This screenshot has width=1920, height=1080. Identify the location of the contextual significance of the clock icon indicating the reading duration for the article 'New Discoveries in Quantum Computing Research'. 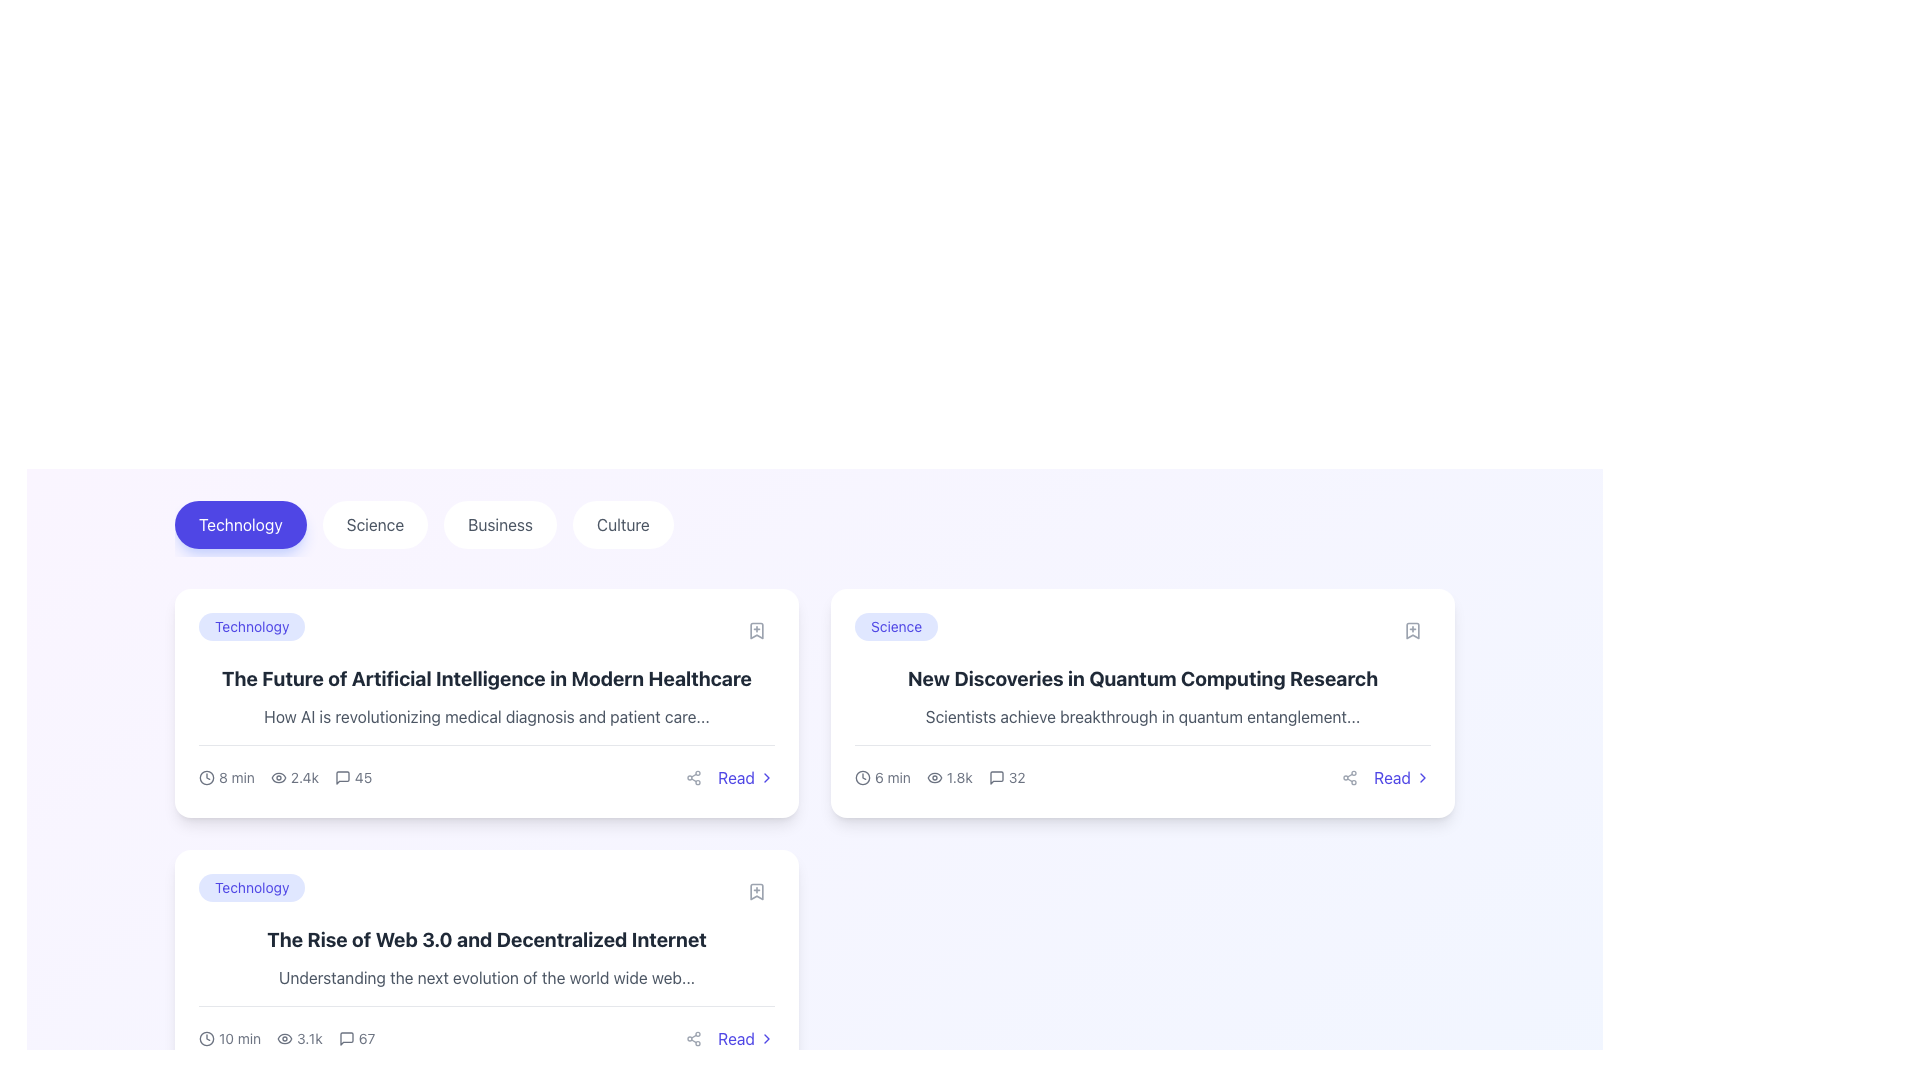
(863, 777).